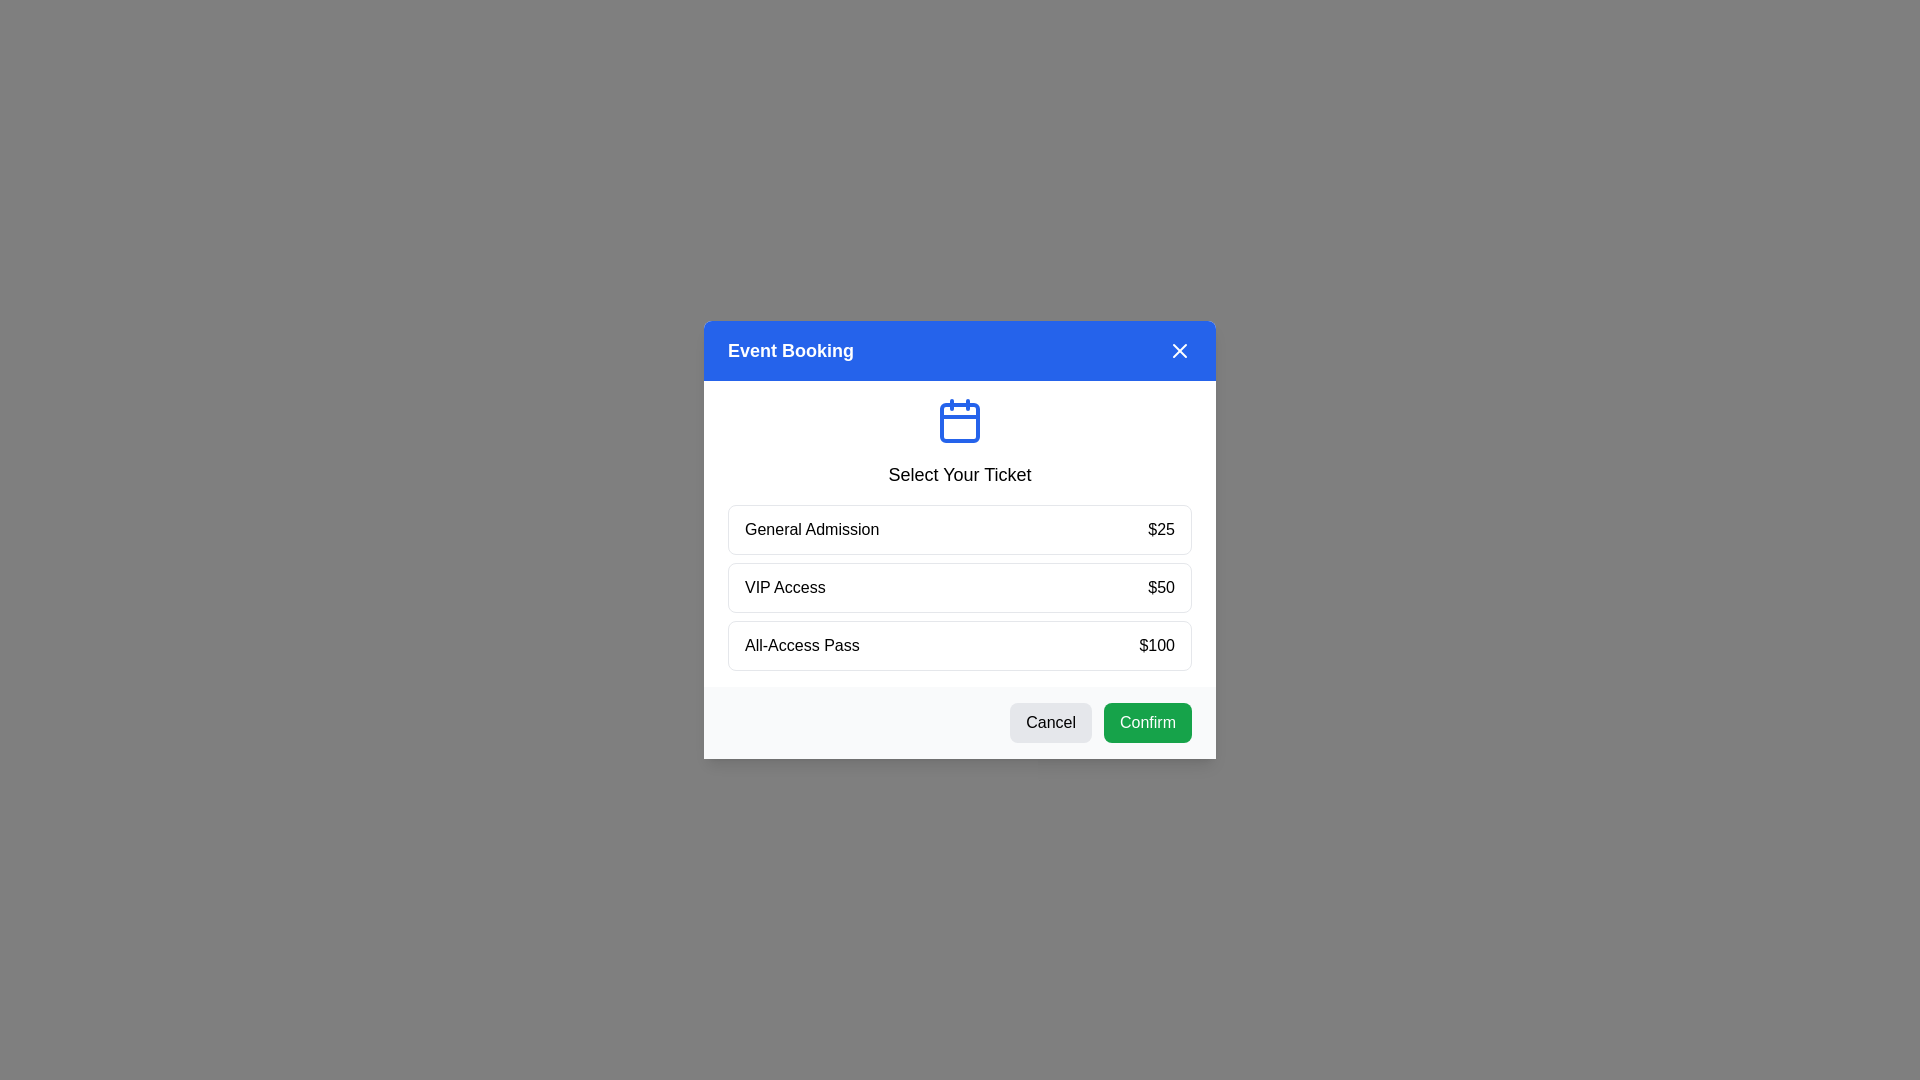  Describe the element at coordinates (960, 419) in the screenshot. I see `the date selection icon located centrally under the title 'Event Booking' and directly above the text 'Select Your Ticket'` at that location.